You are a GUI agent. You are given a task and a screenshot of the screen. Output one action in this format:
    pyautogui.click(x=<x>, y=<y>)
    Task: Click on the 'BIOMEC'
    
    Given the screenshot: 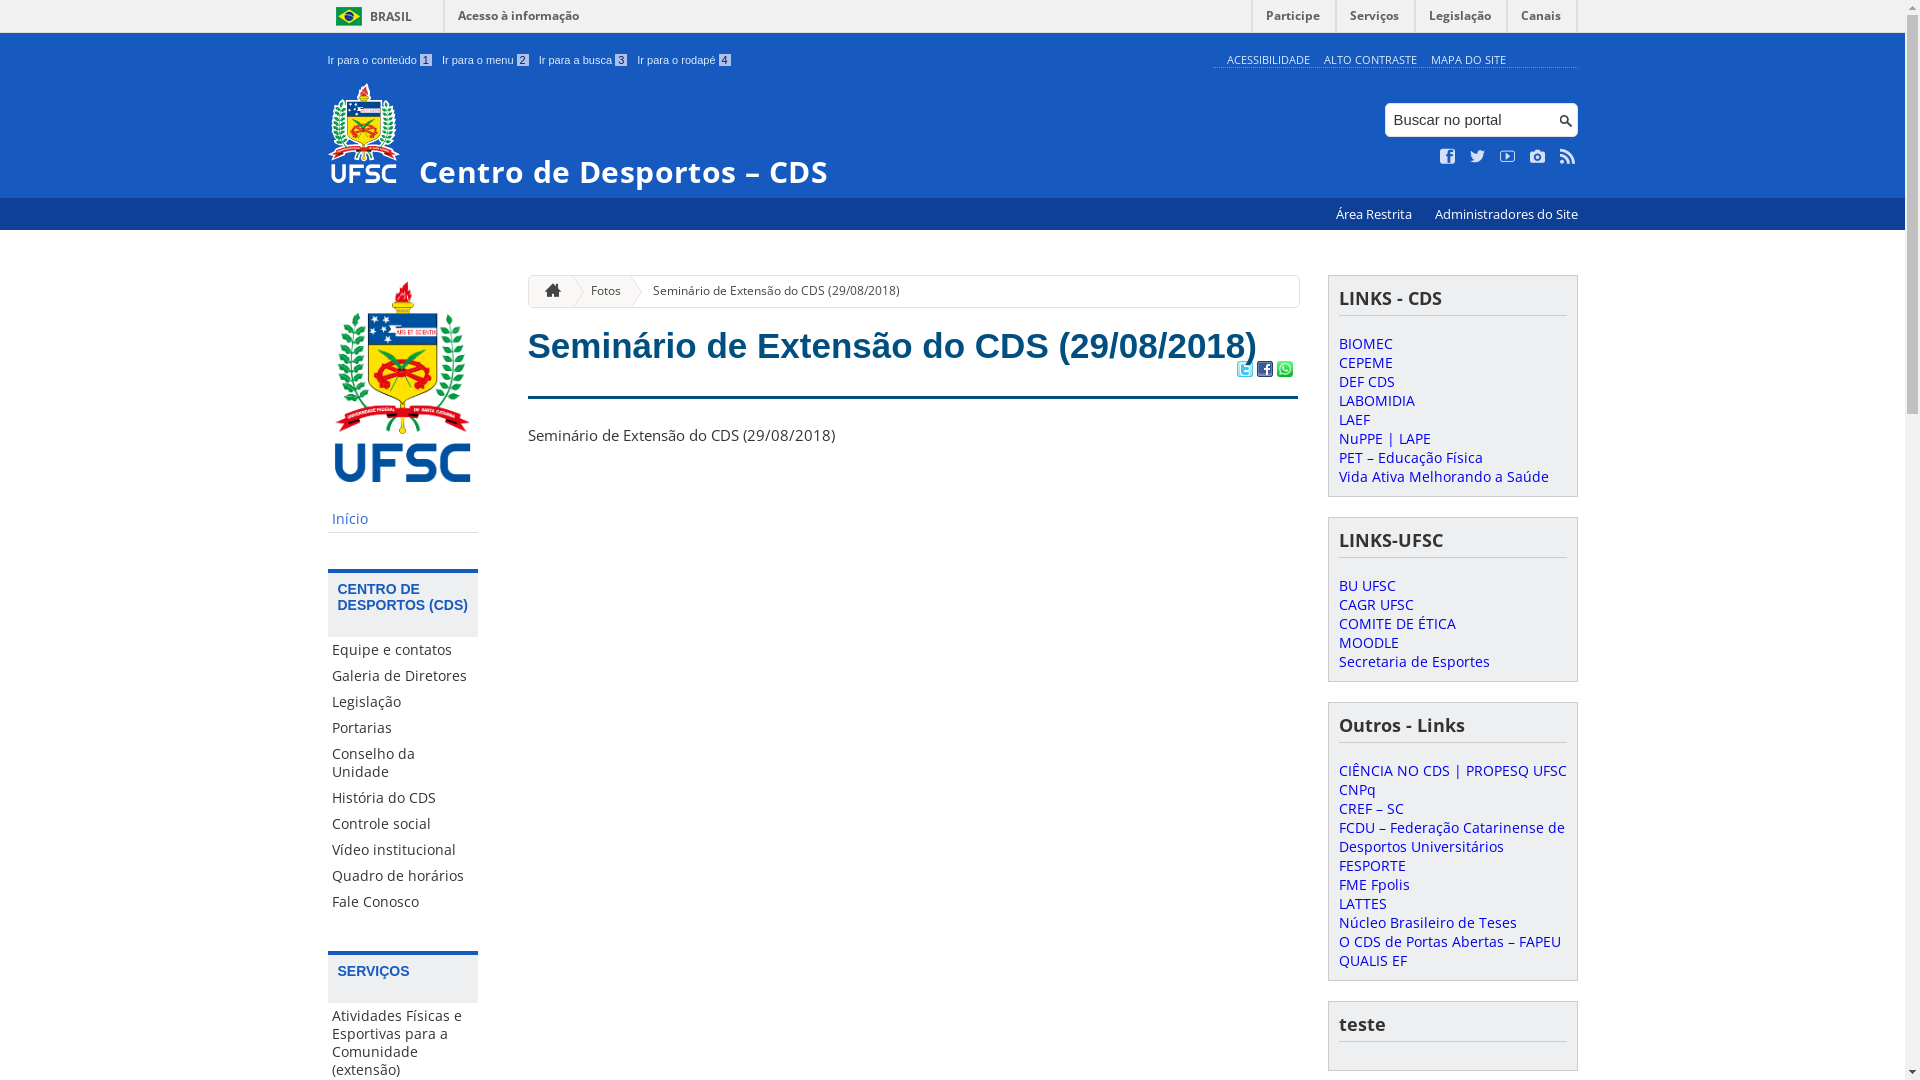 What is the action you would take?
    pyautogui.click(x=1363, y=342)
    